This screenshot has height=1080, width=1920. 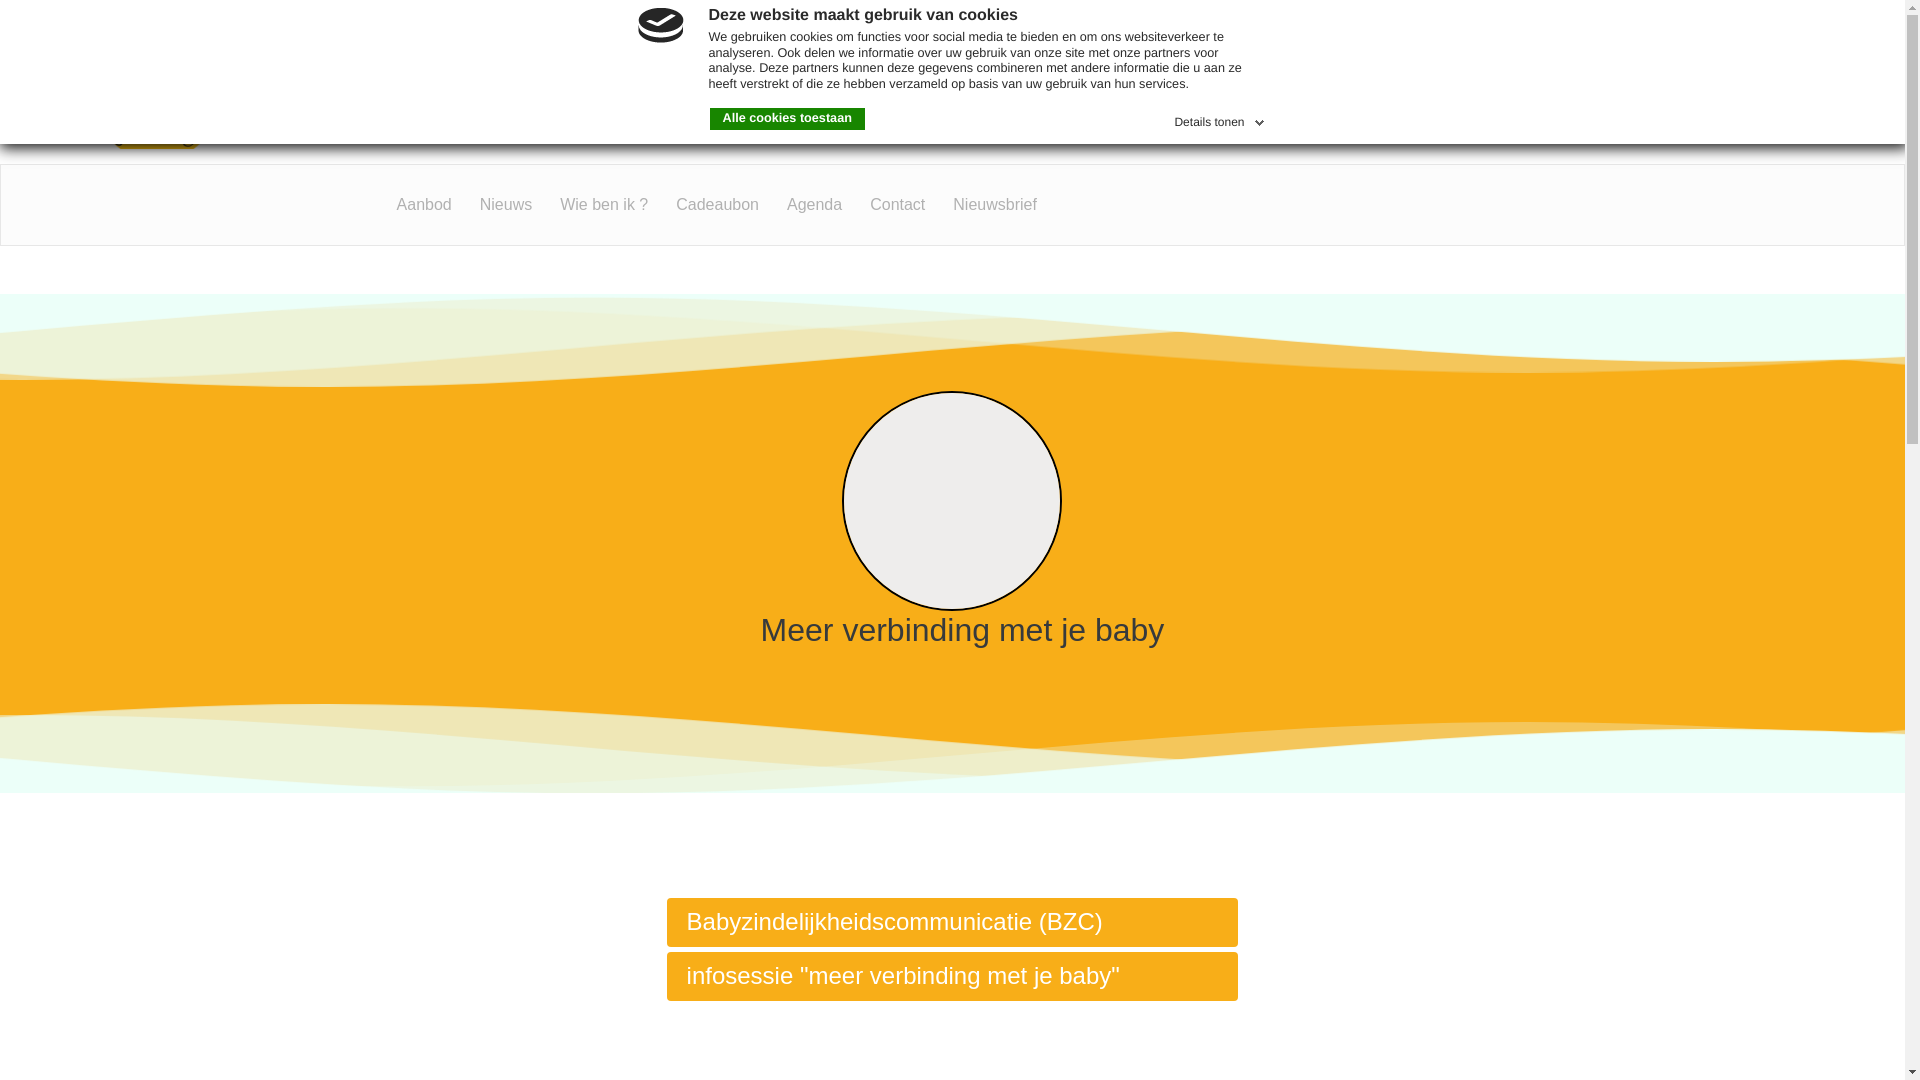 What do you see at coordinates (952, 975) in the screenshot?
I see `'infosessie "meer verbinding met je baby"'` at bounding box center [952, 975].